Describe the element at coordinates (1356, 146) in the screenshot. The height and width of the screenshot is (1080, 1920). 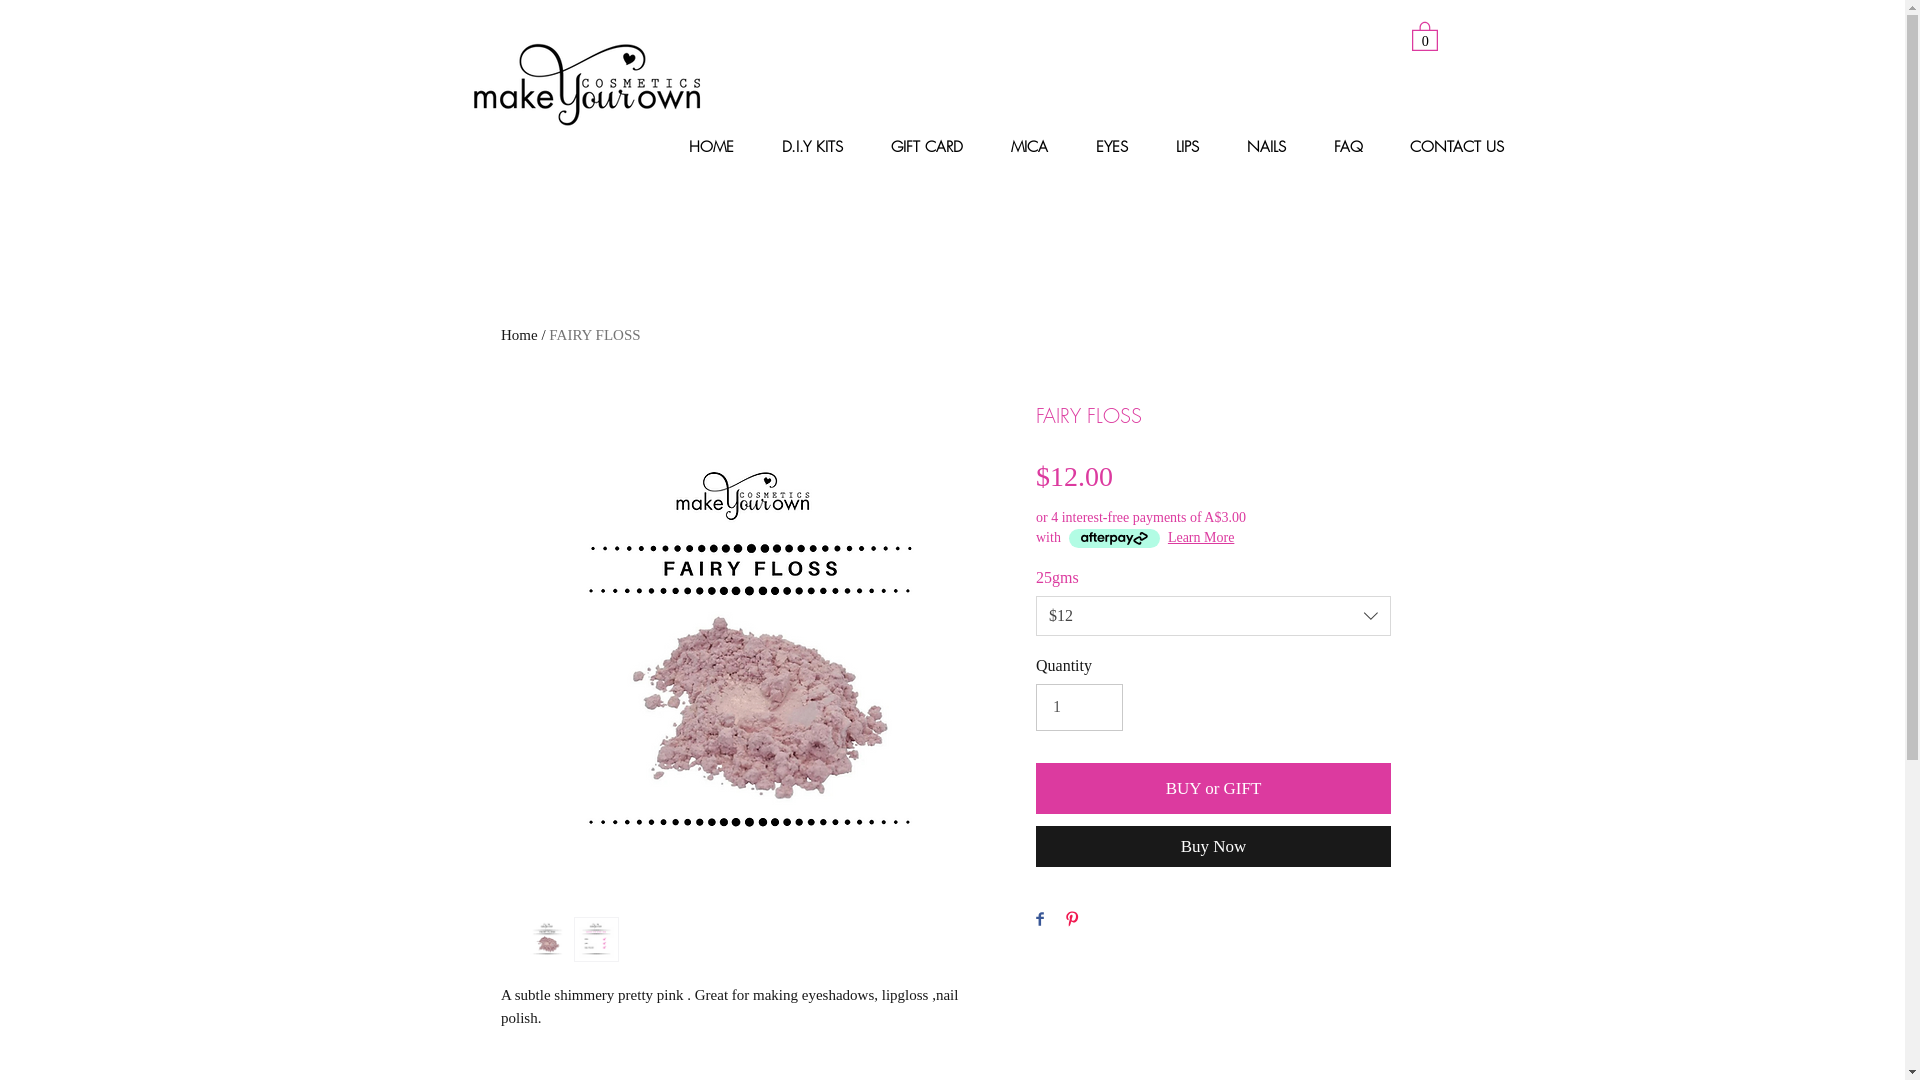
I see `'FAQ'` at that location.